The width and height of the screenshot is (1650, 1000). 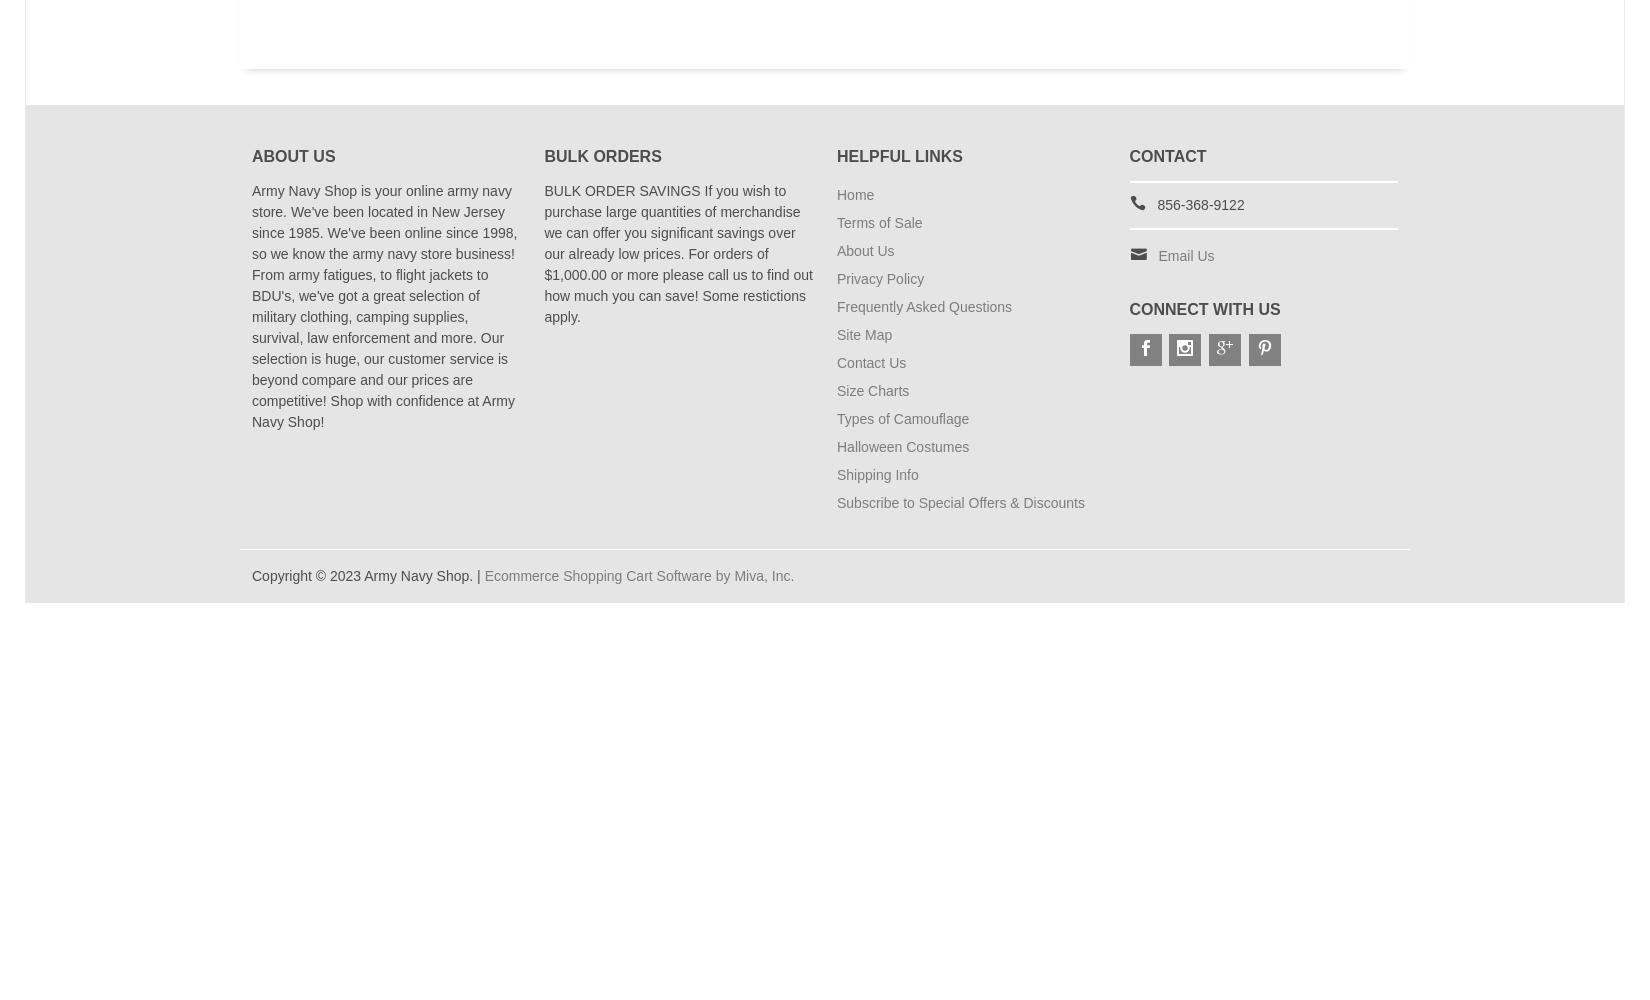 What do you see at coordinates (638, 574) in the screenshot?
I see `'Ecommerce Shopping Cart Software by Miva, Inc.'` at bounding box center [638, 574].